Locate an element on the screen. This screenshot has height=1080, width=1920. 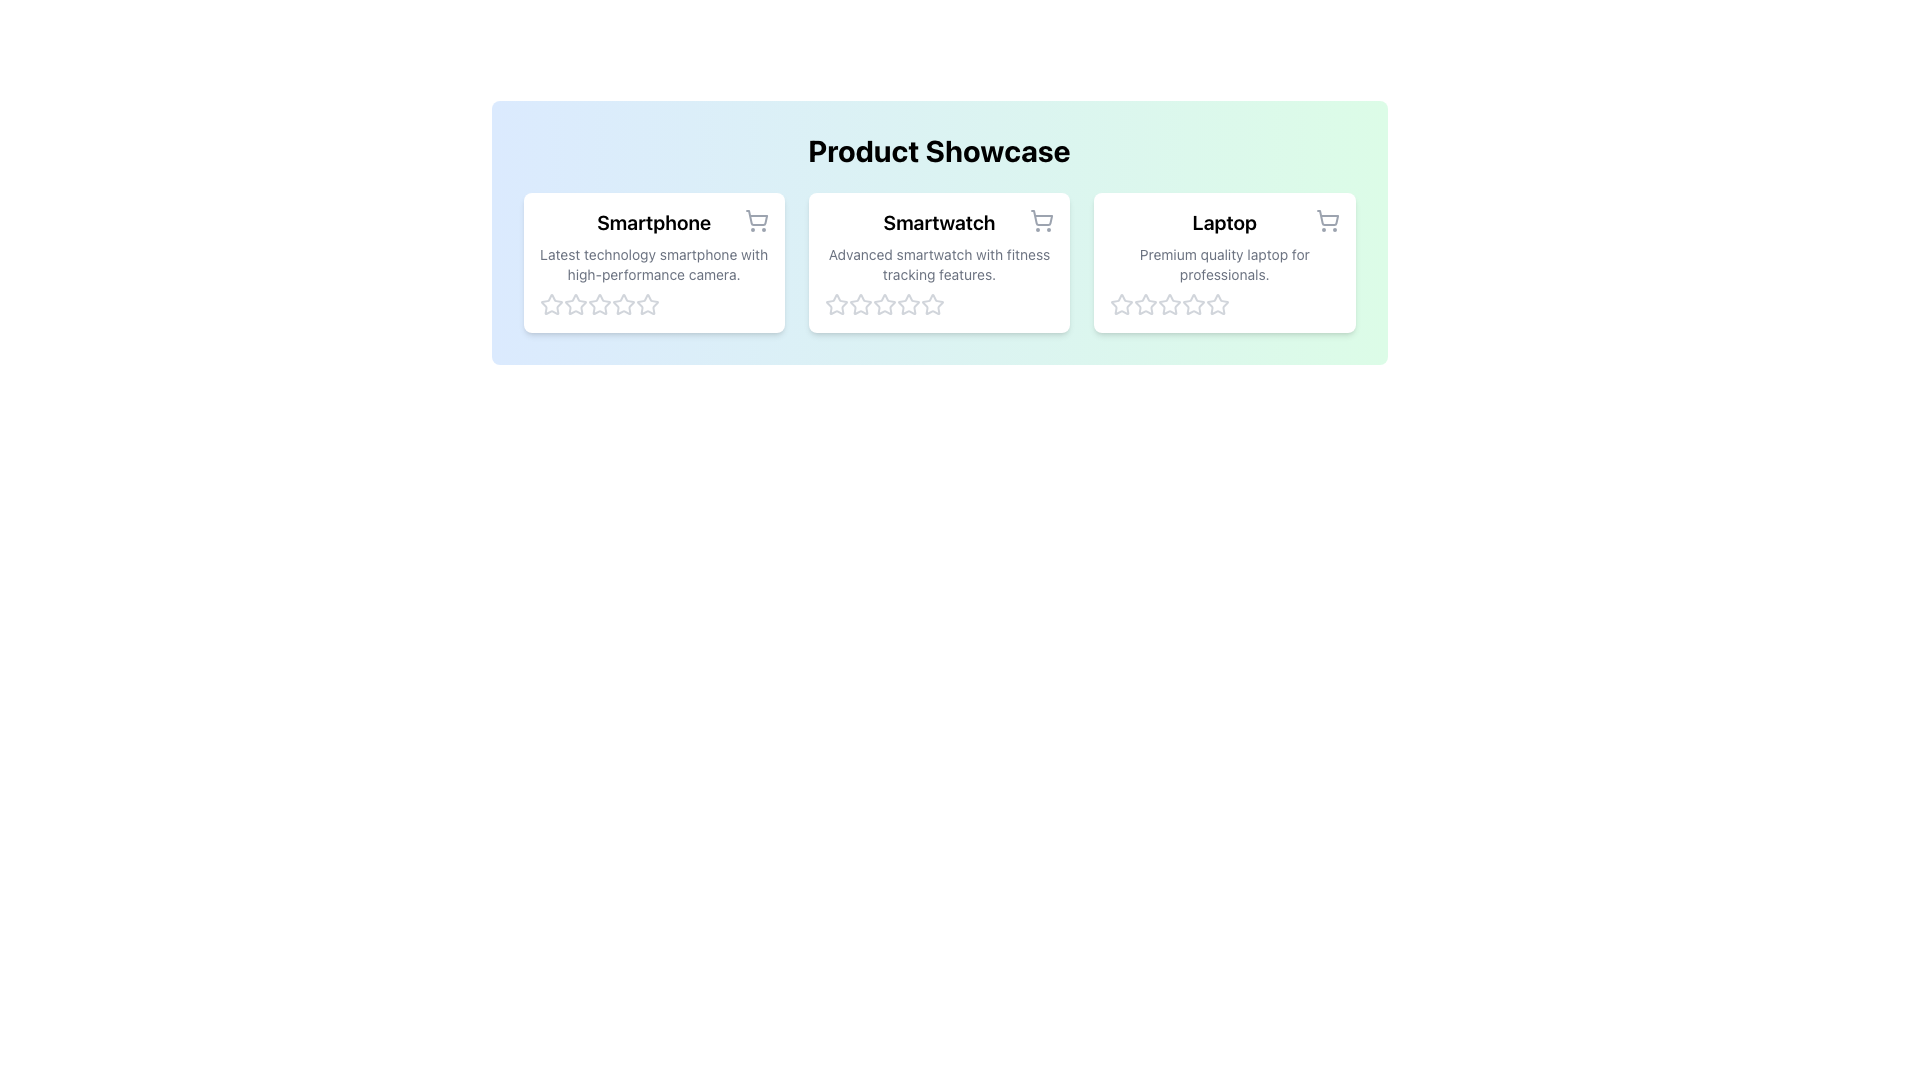
the fourth star in the rating system under the 'Laptop' product card is located at coordinates (1217, 304).